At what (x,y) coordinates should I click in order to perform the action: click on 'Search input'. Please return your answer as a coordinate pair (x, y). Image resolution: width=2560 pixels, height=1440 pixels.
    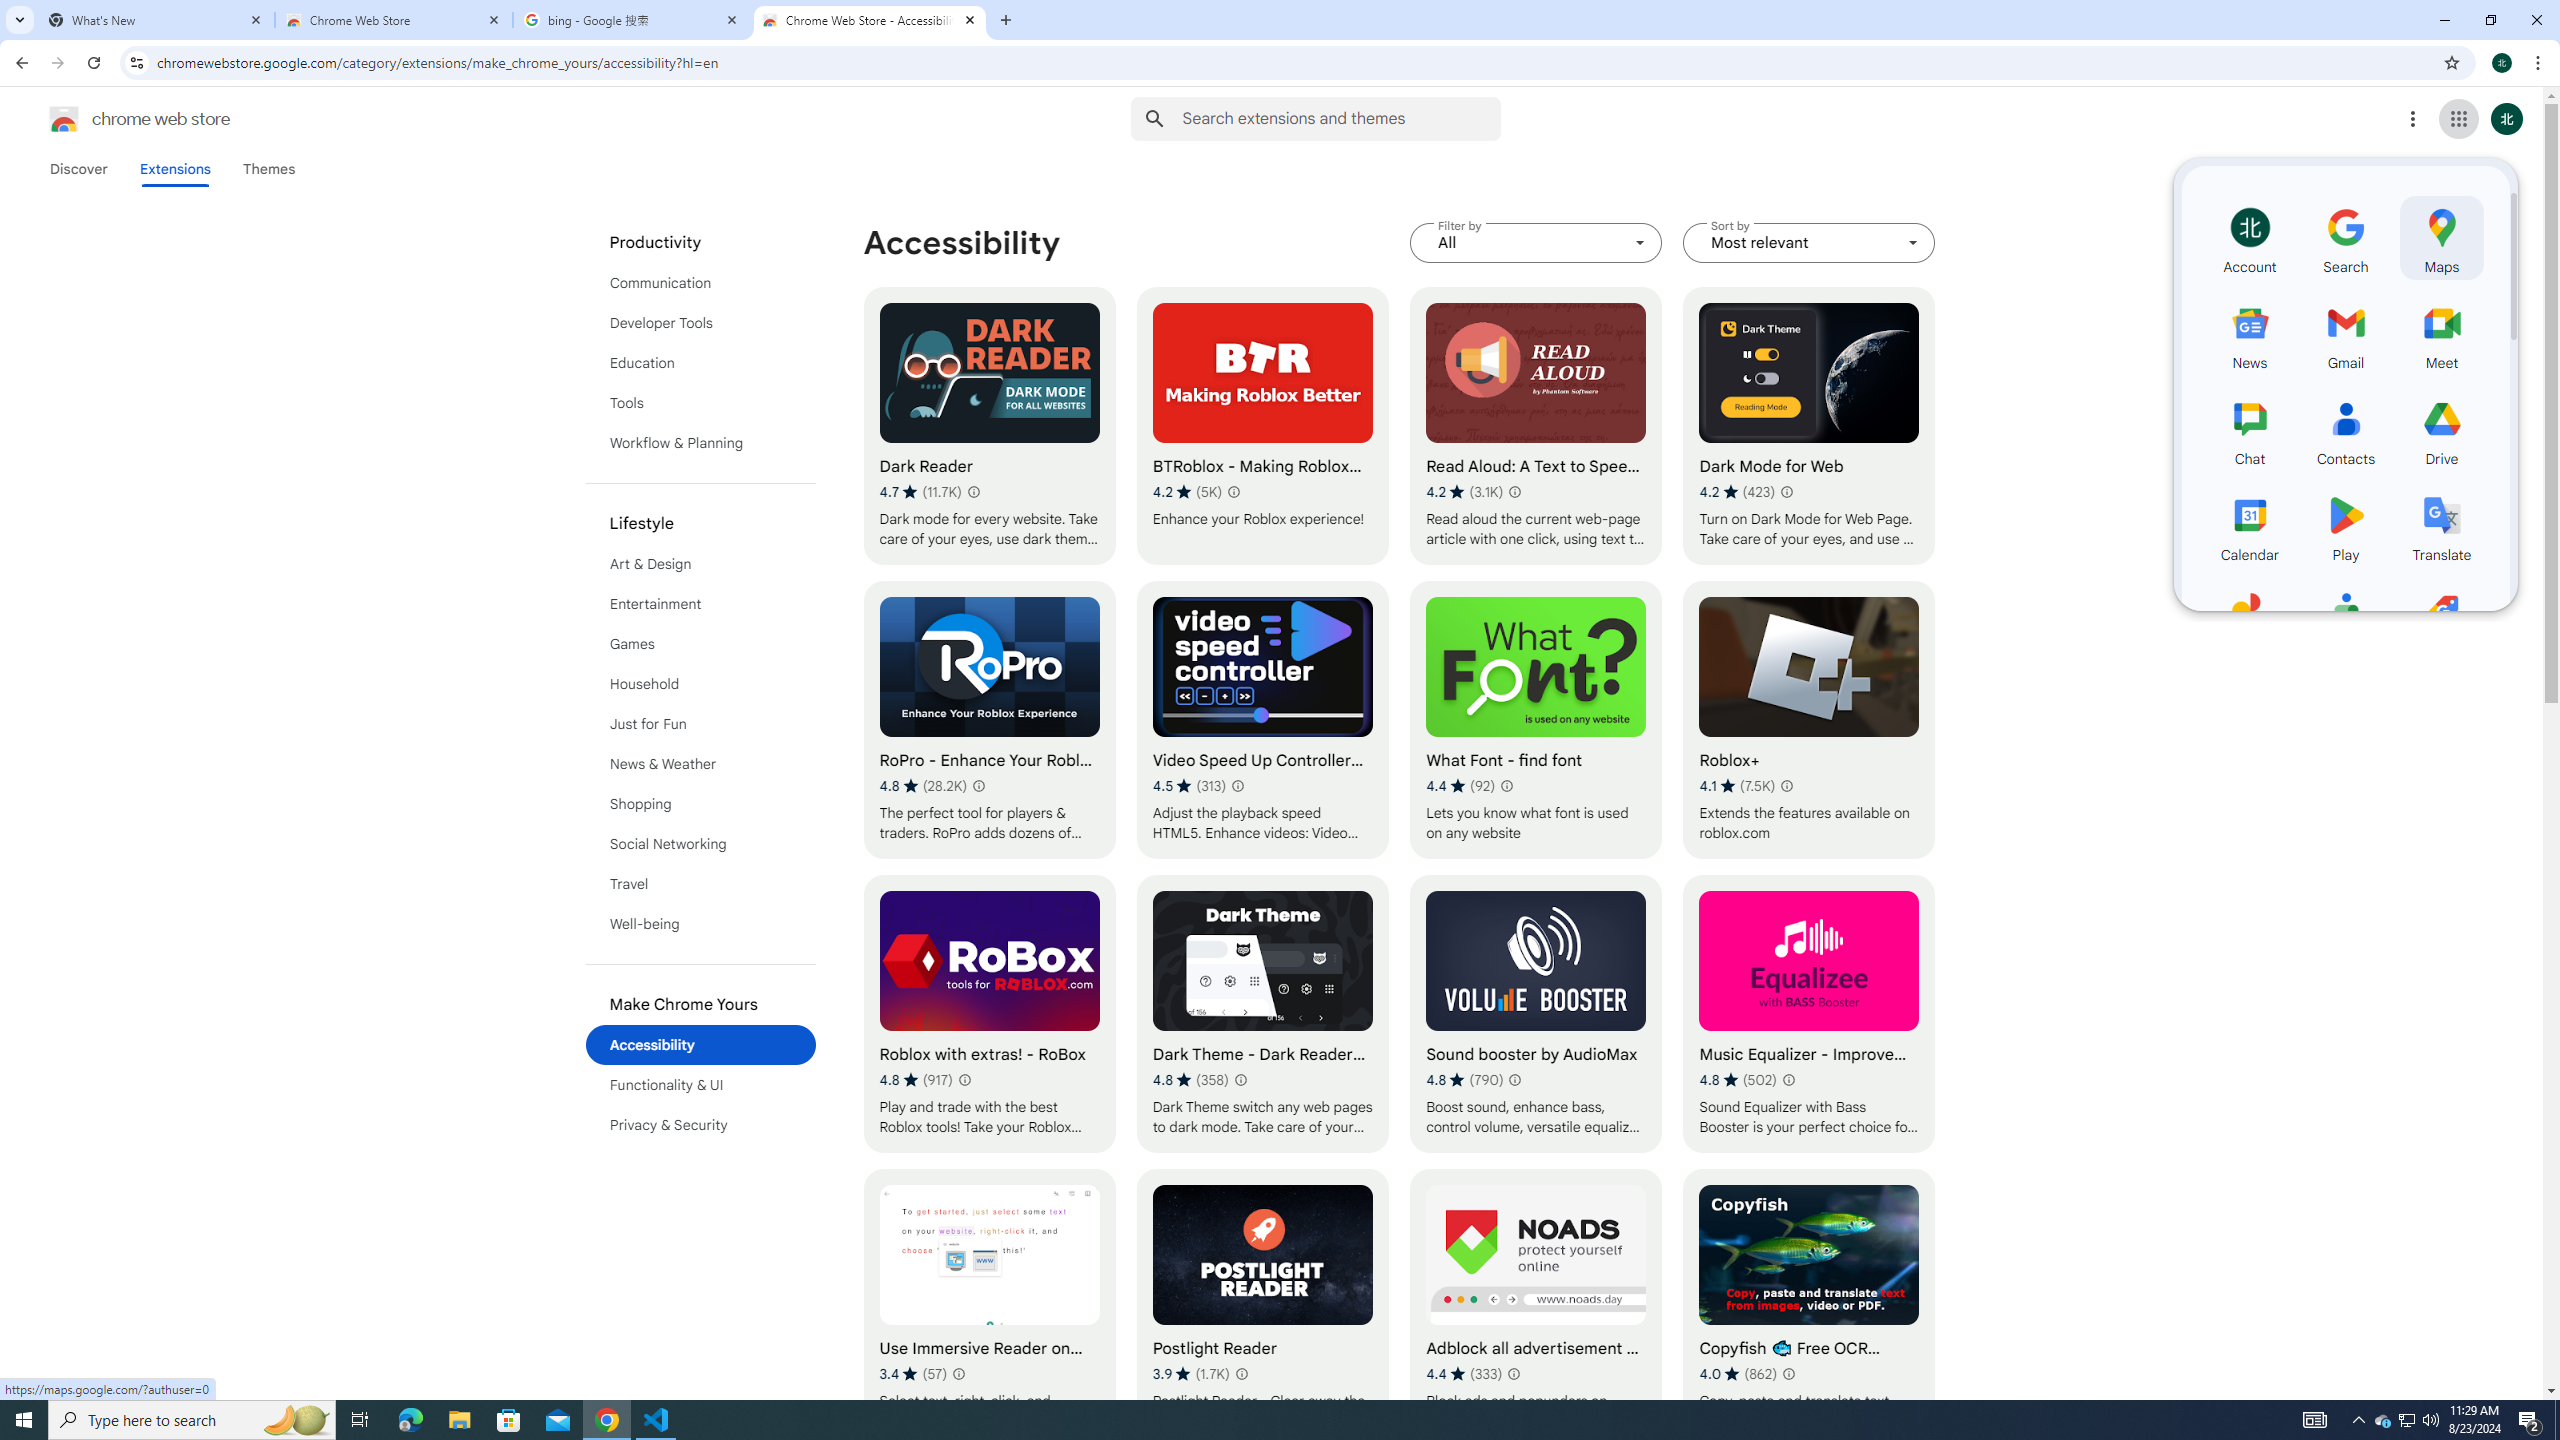
    Looking at the image, I should click on (1341, 118).